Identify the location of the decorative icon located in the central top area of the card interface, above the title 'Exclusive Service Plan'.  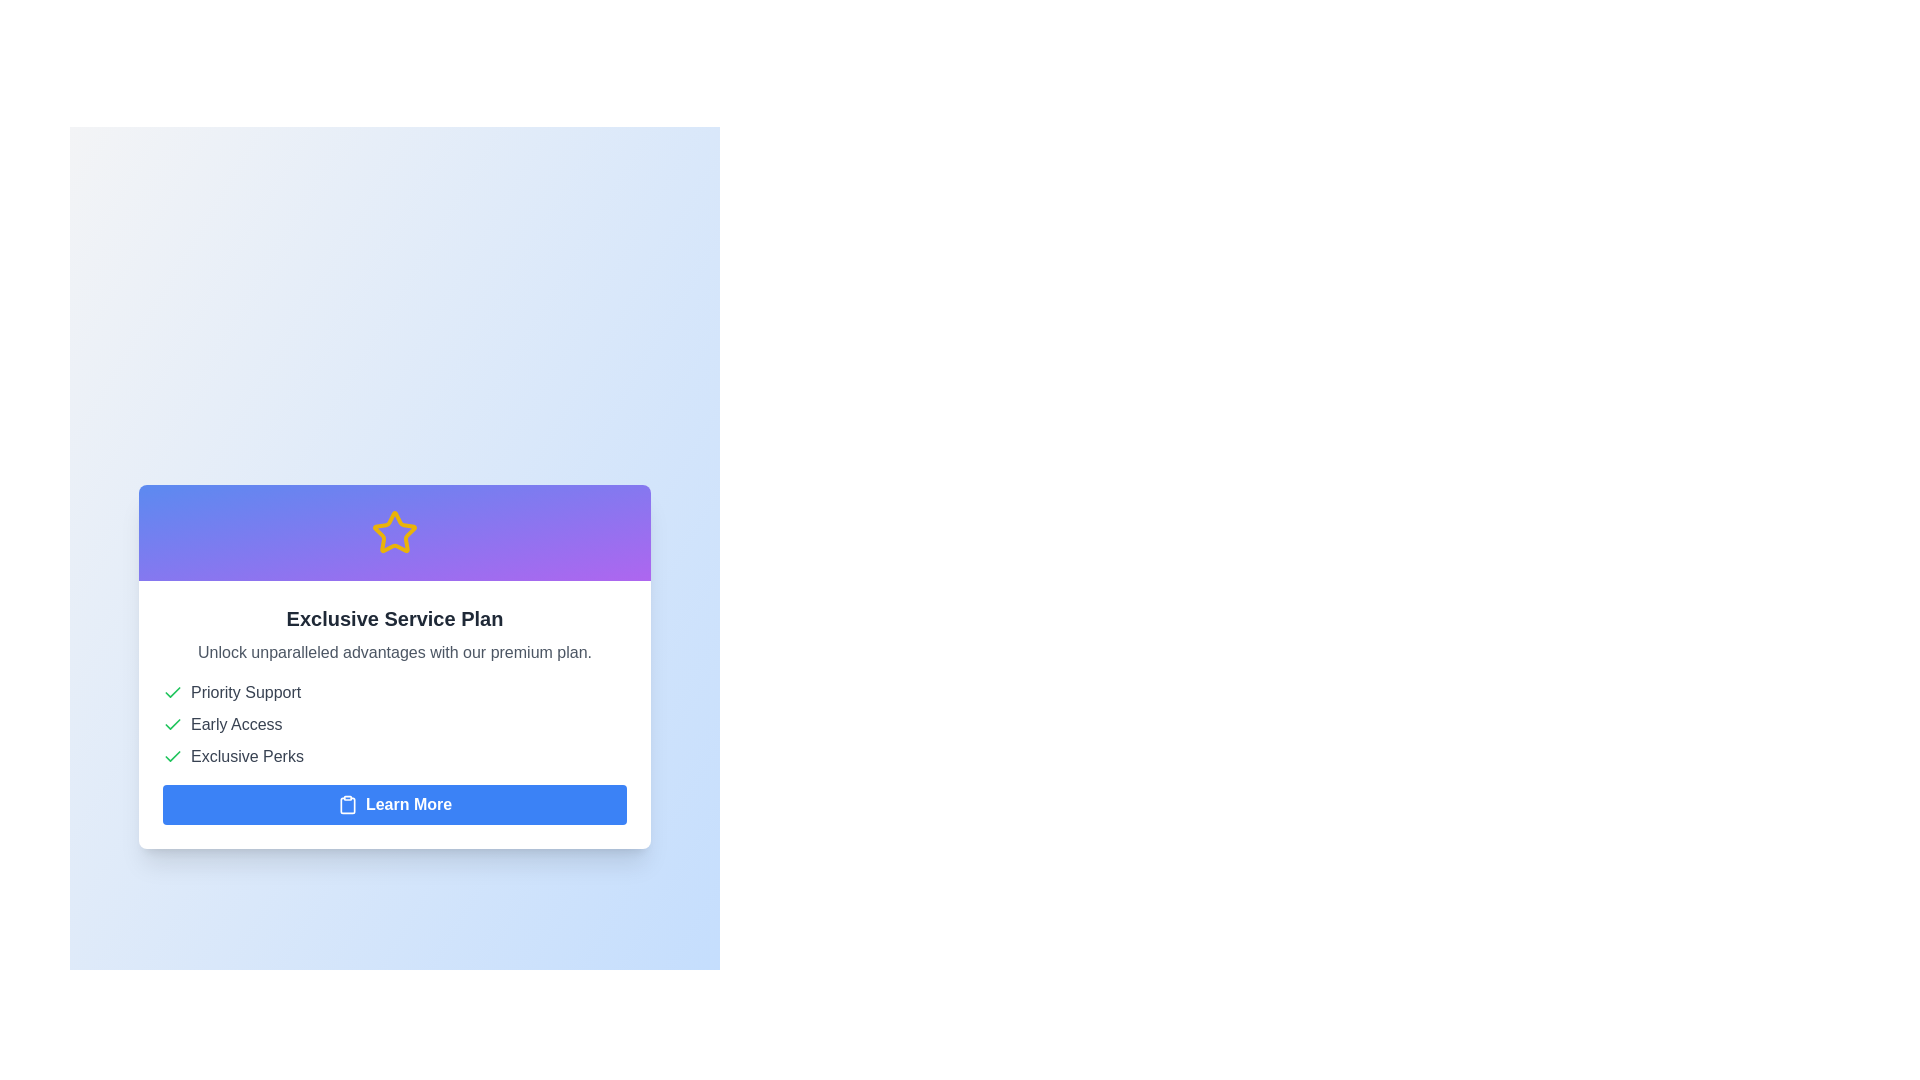
(394, 531).